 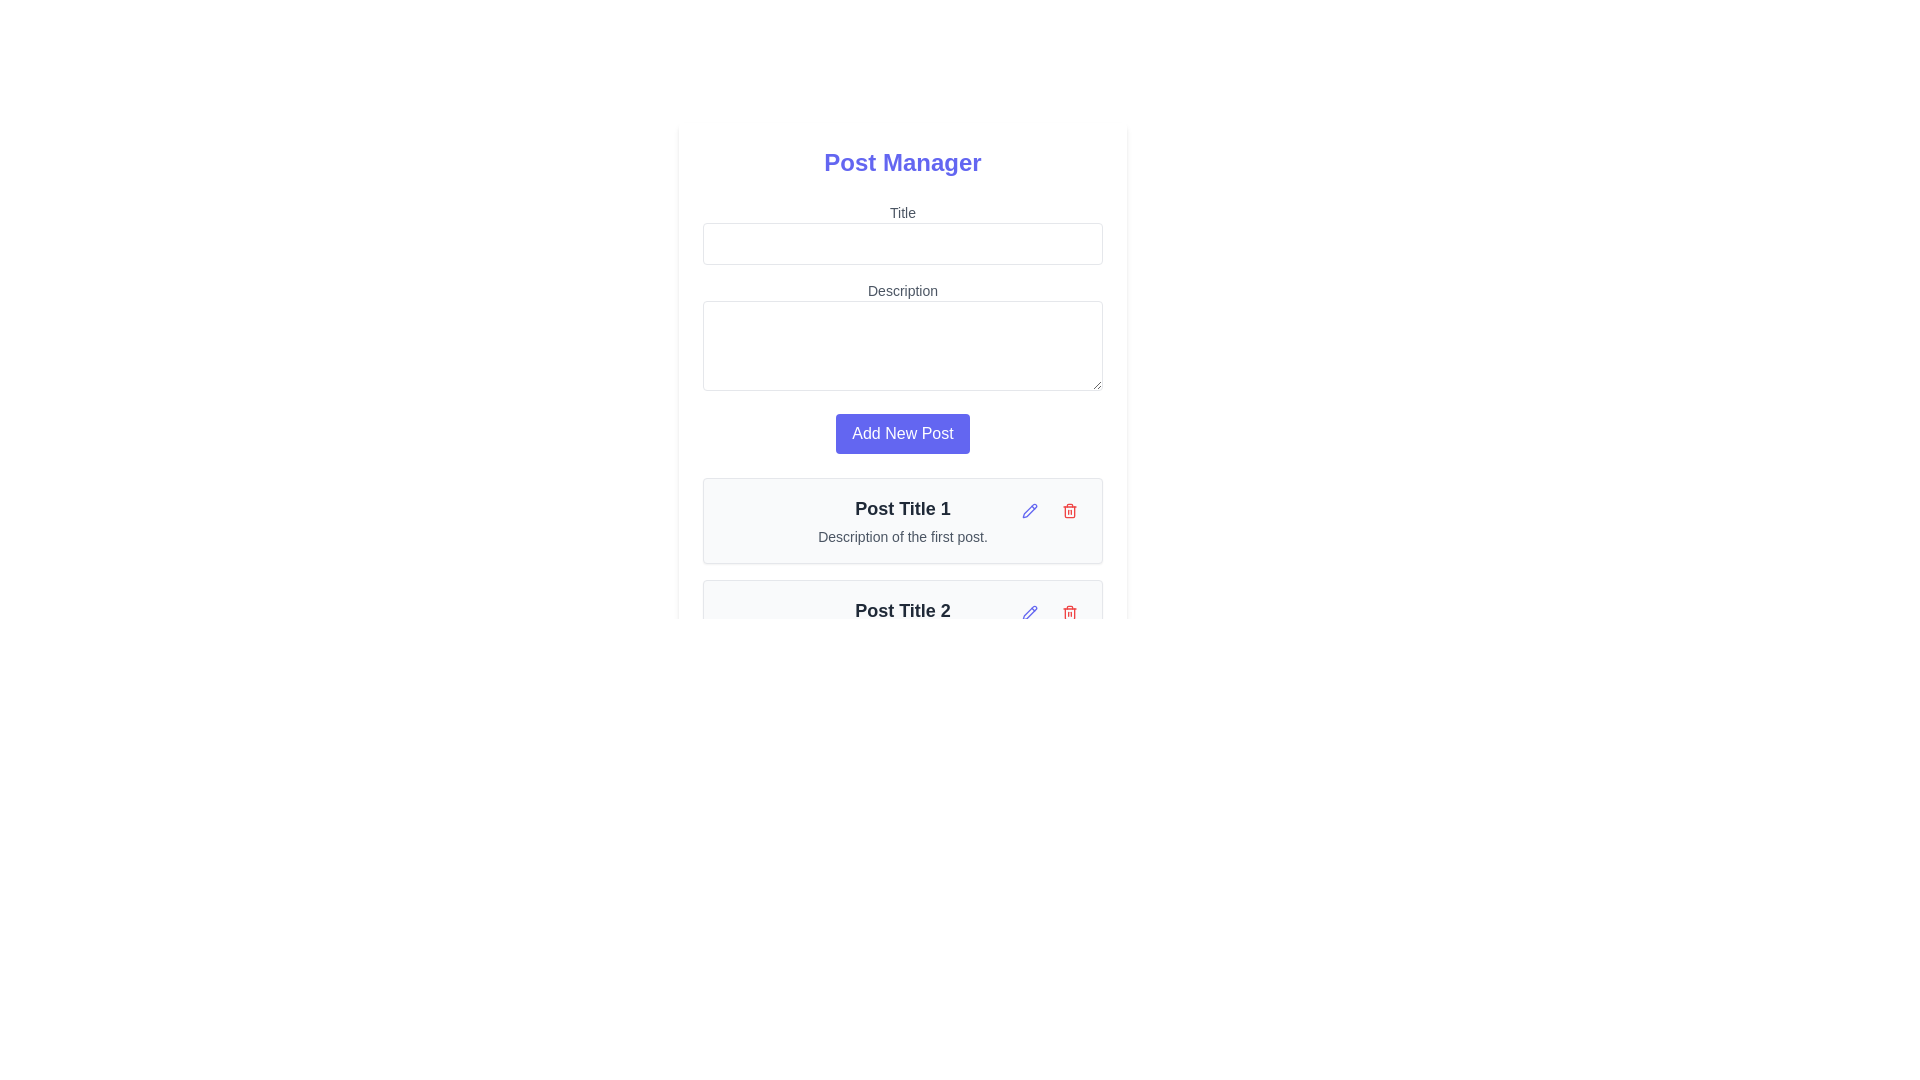 I want to click on label 'Post Manager' which is a centered, bold, large indigo text at the top of the user interface section, so click(x=901, y=161).